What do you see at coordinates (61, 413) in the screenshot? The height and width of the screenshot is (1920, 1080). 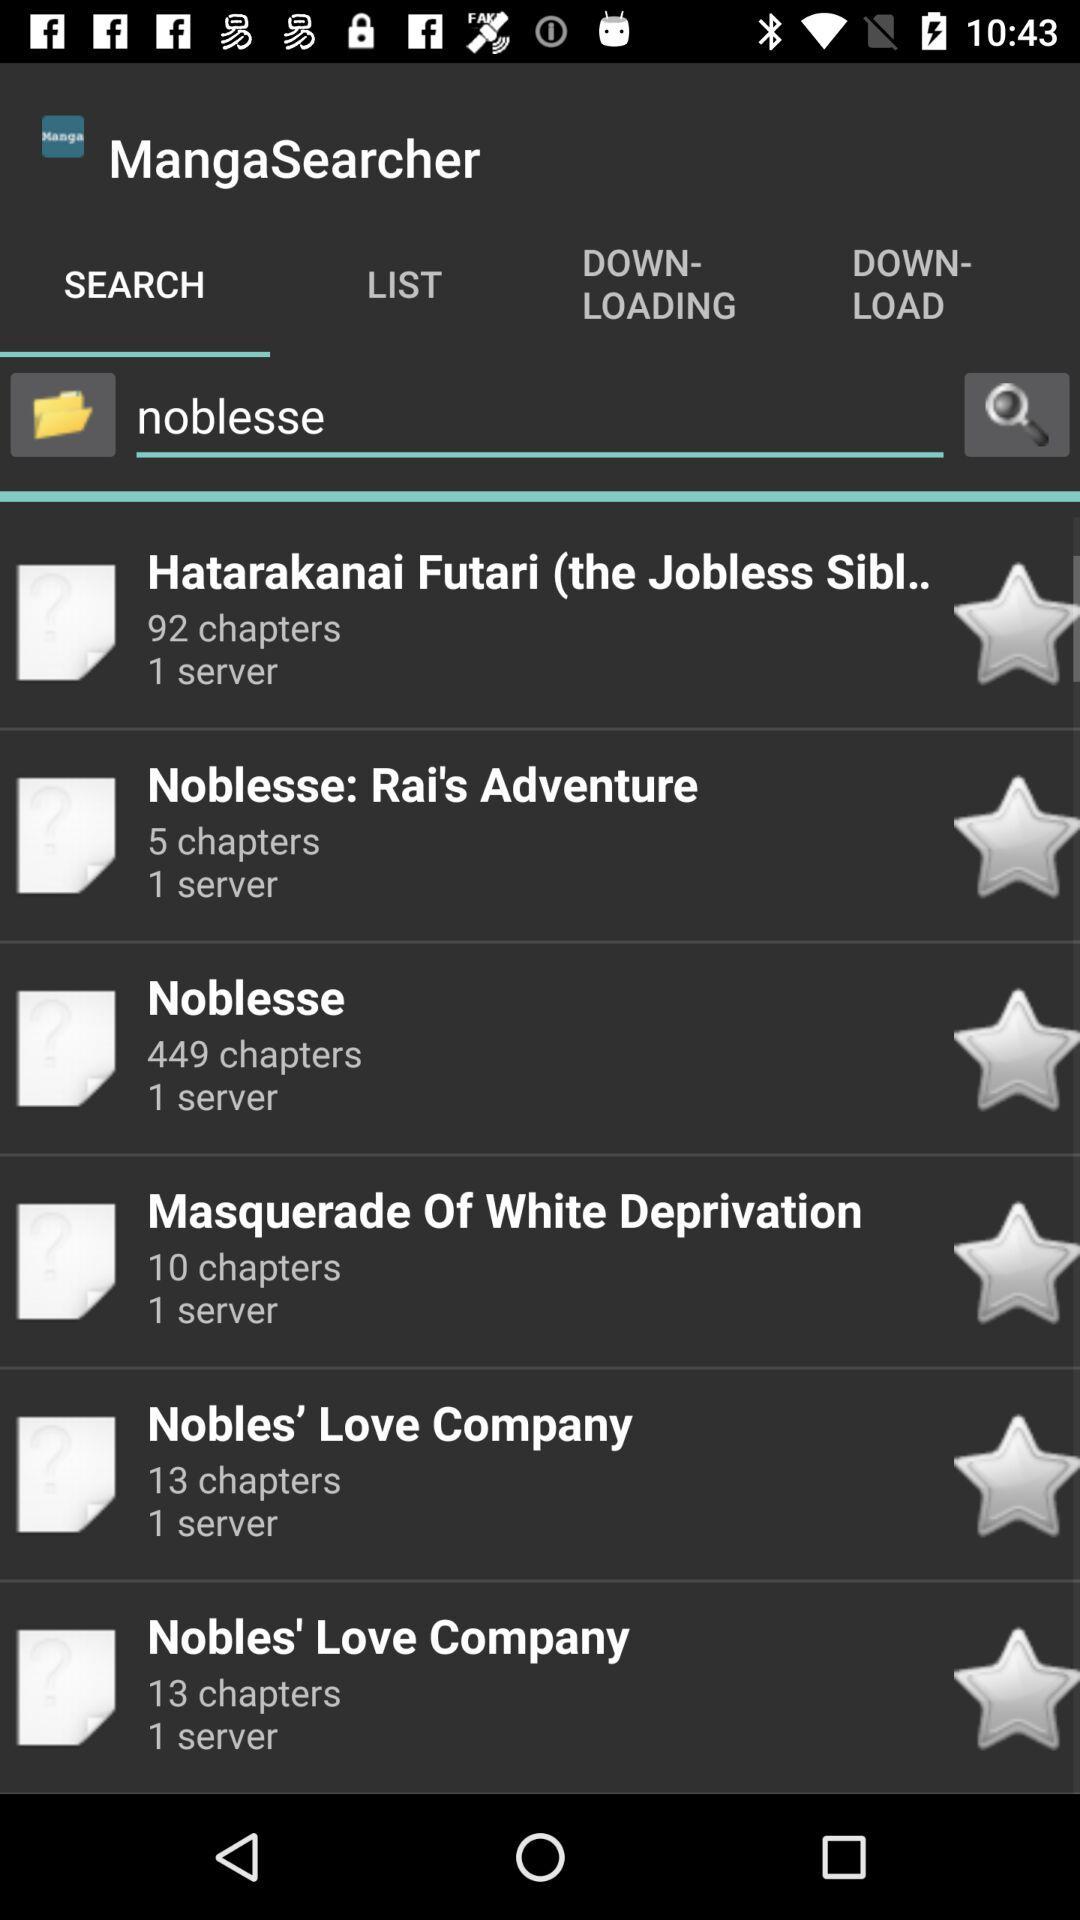 I see `open files` at bounding box center [61, 413].